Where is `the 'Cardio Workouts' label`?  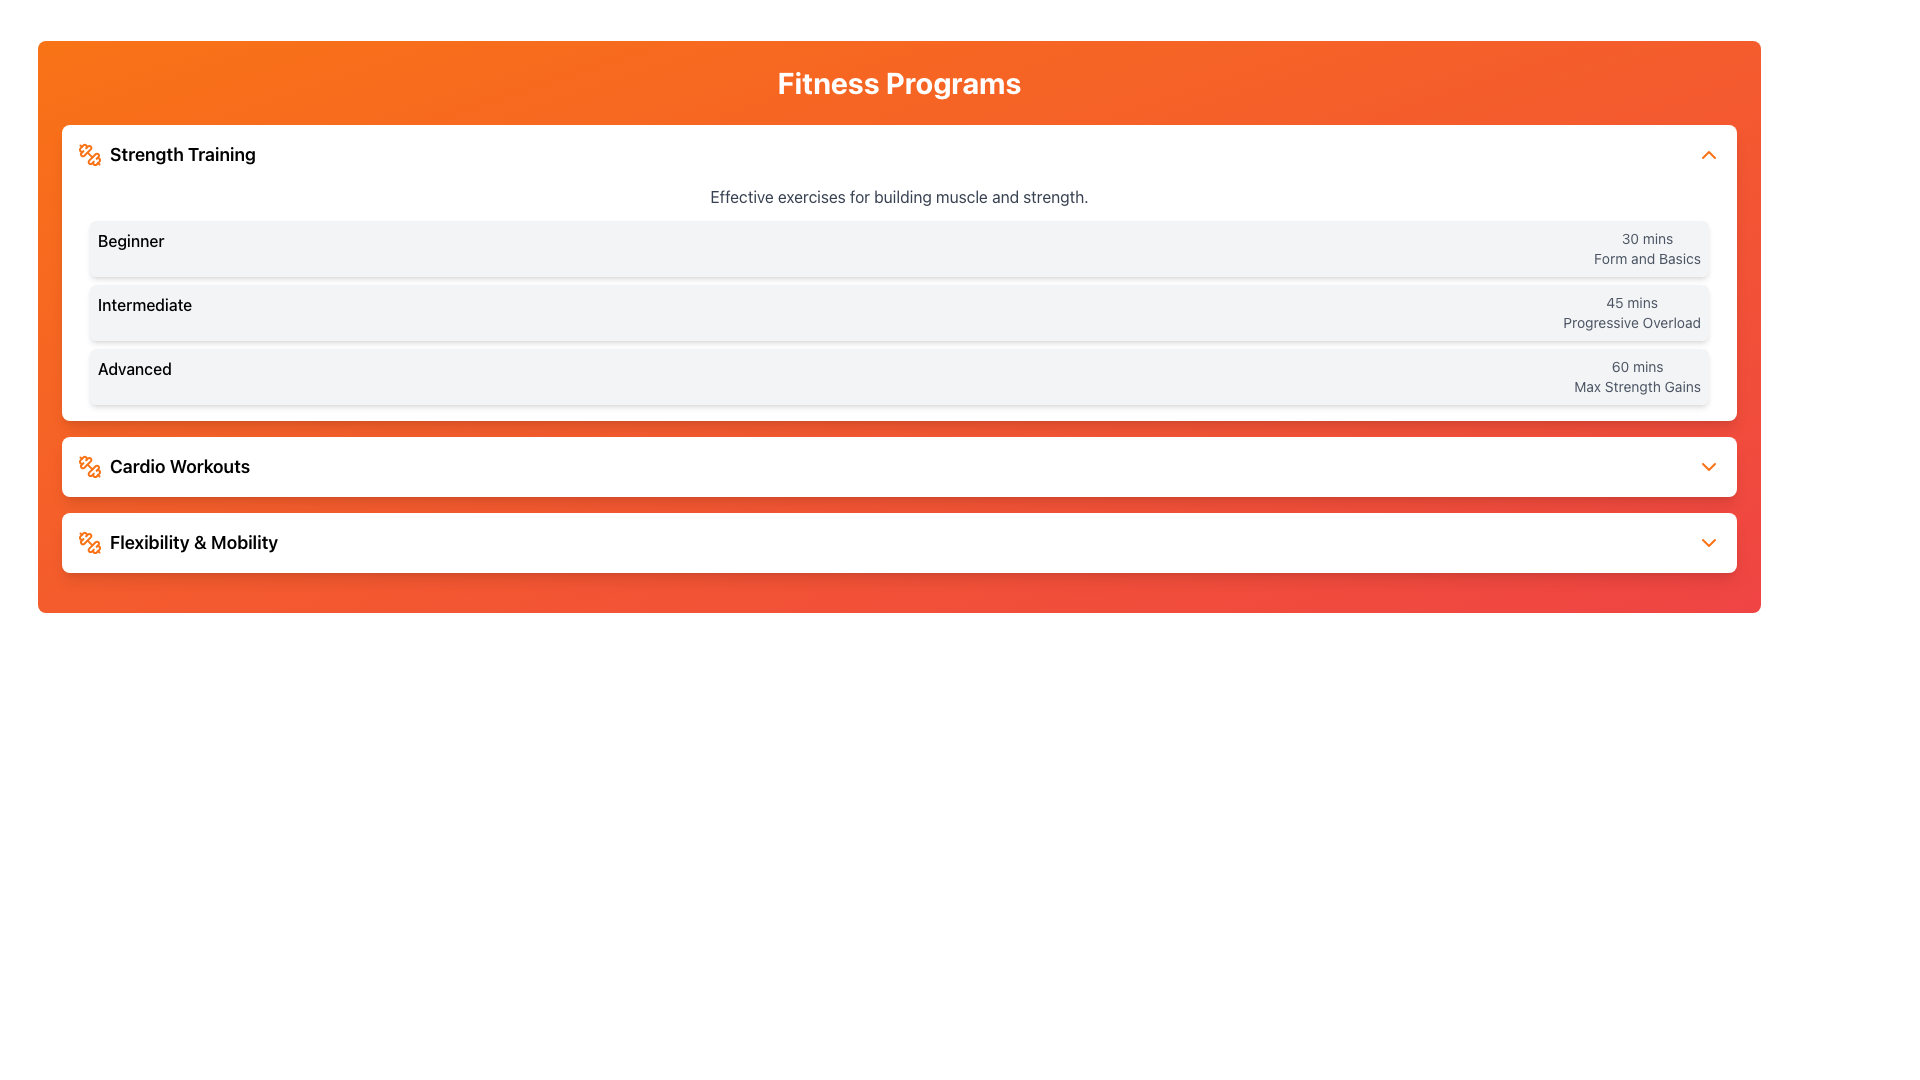
the 'Cardio Workouts' label is located at coordinates (180, 466).